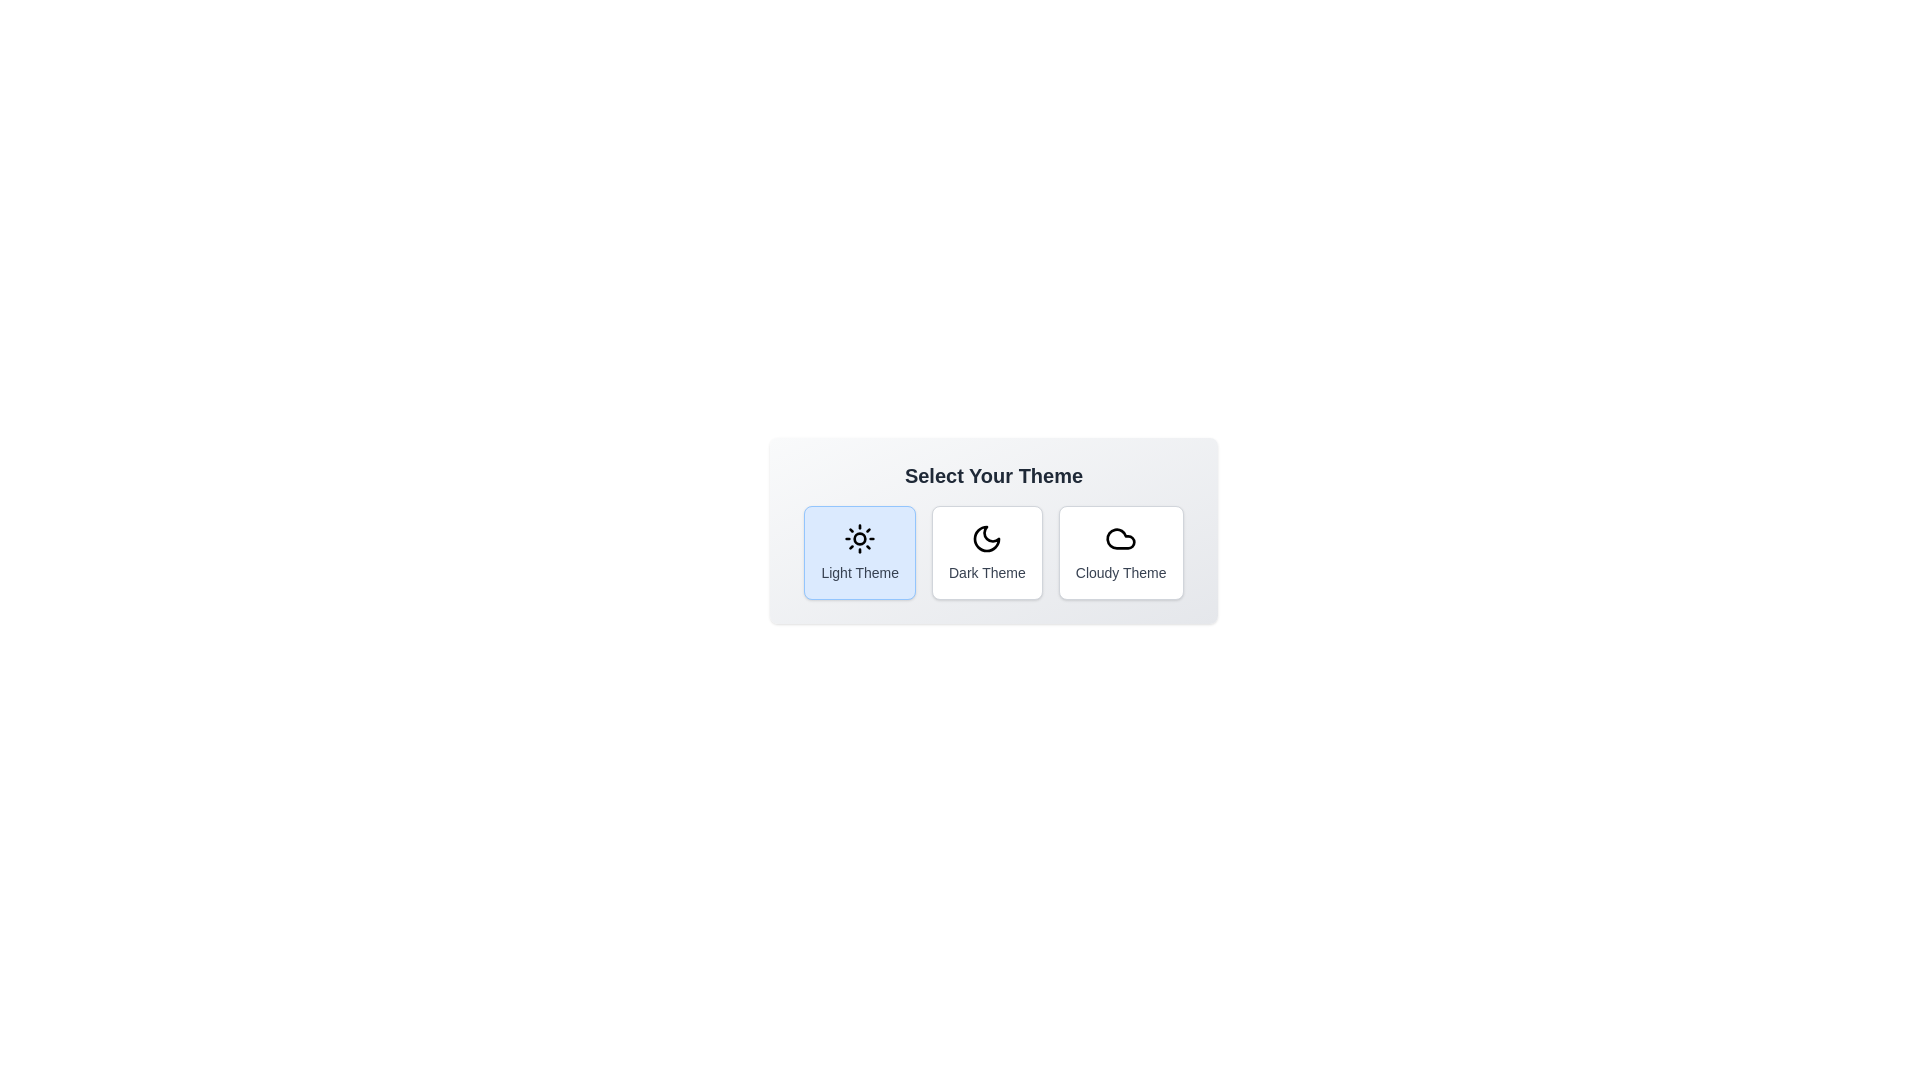  Describe the element at coordinates (1121, 538) in the screenshot. I see `the interior part of the cloud icon that is aligned with the 'Cloudy Theme' label located in the middle-bottom of the interface` at that location.